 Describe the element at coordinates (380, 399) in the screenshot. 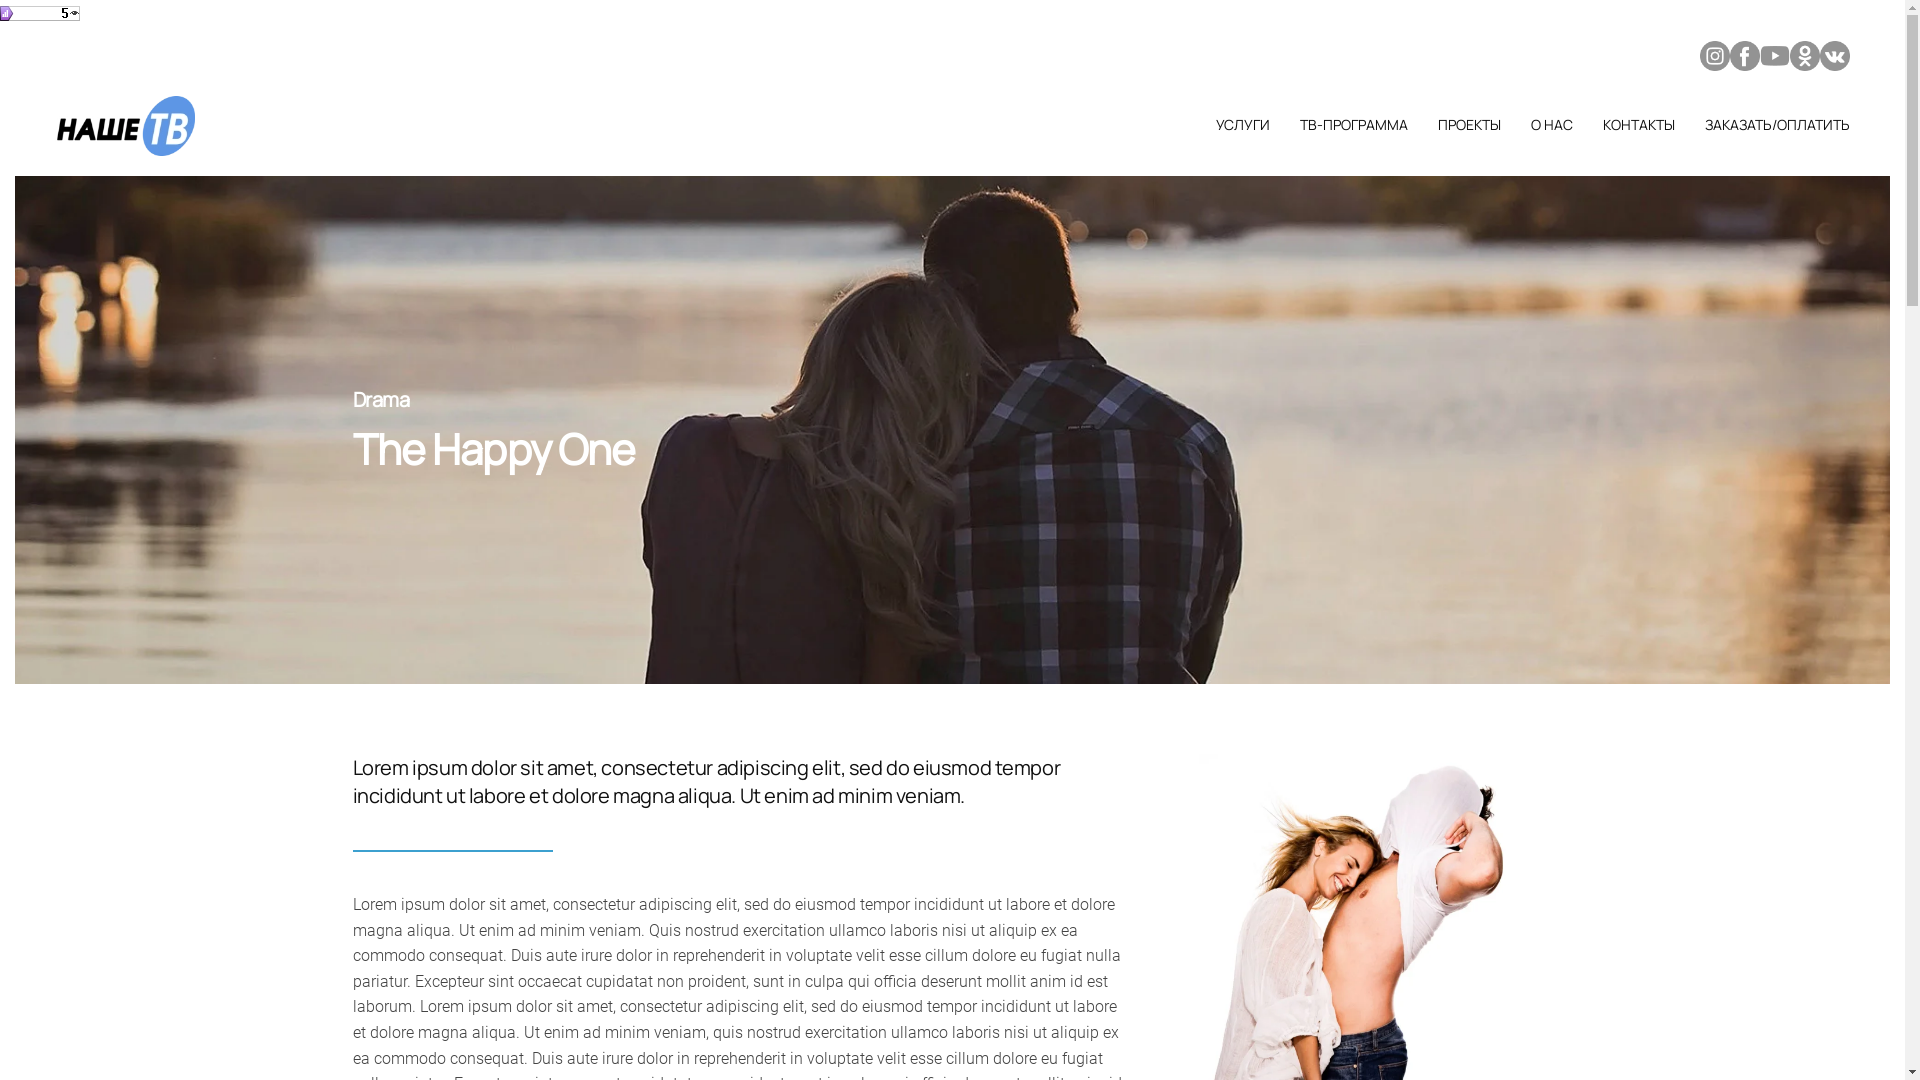

I see `'Drama'` at that location.